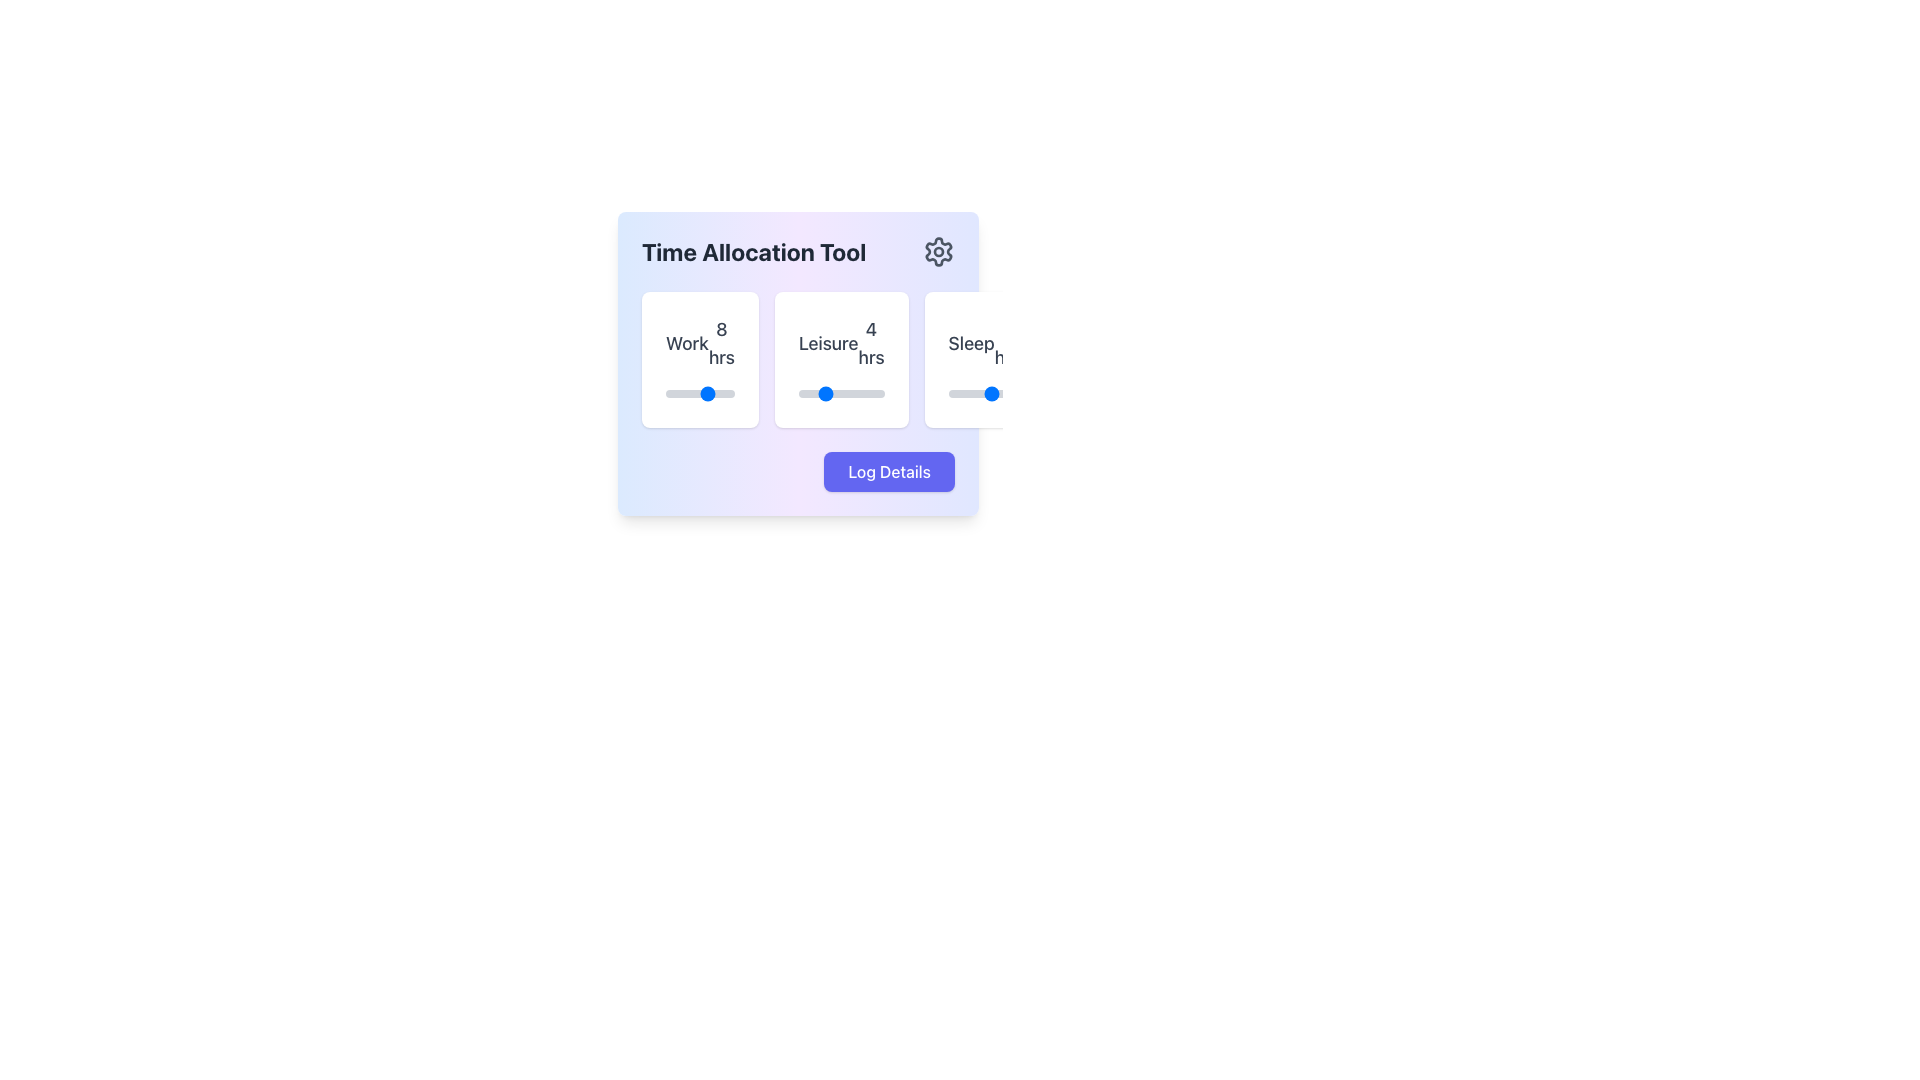 This screenshot has width=1920, height=1080. I want to click on the Horizontal range slider to set the leisure hours value, which currently displays '4 hrs' above it, so click(841, 393).